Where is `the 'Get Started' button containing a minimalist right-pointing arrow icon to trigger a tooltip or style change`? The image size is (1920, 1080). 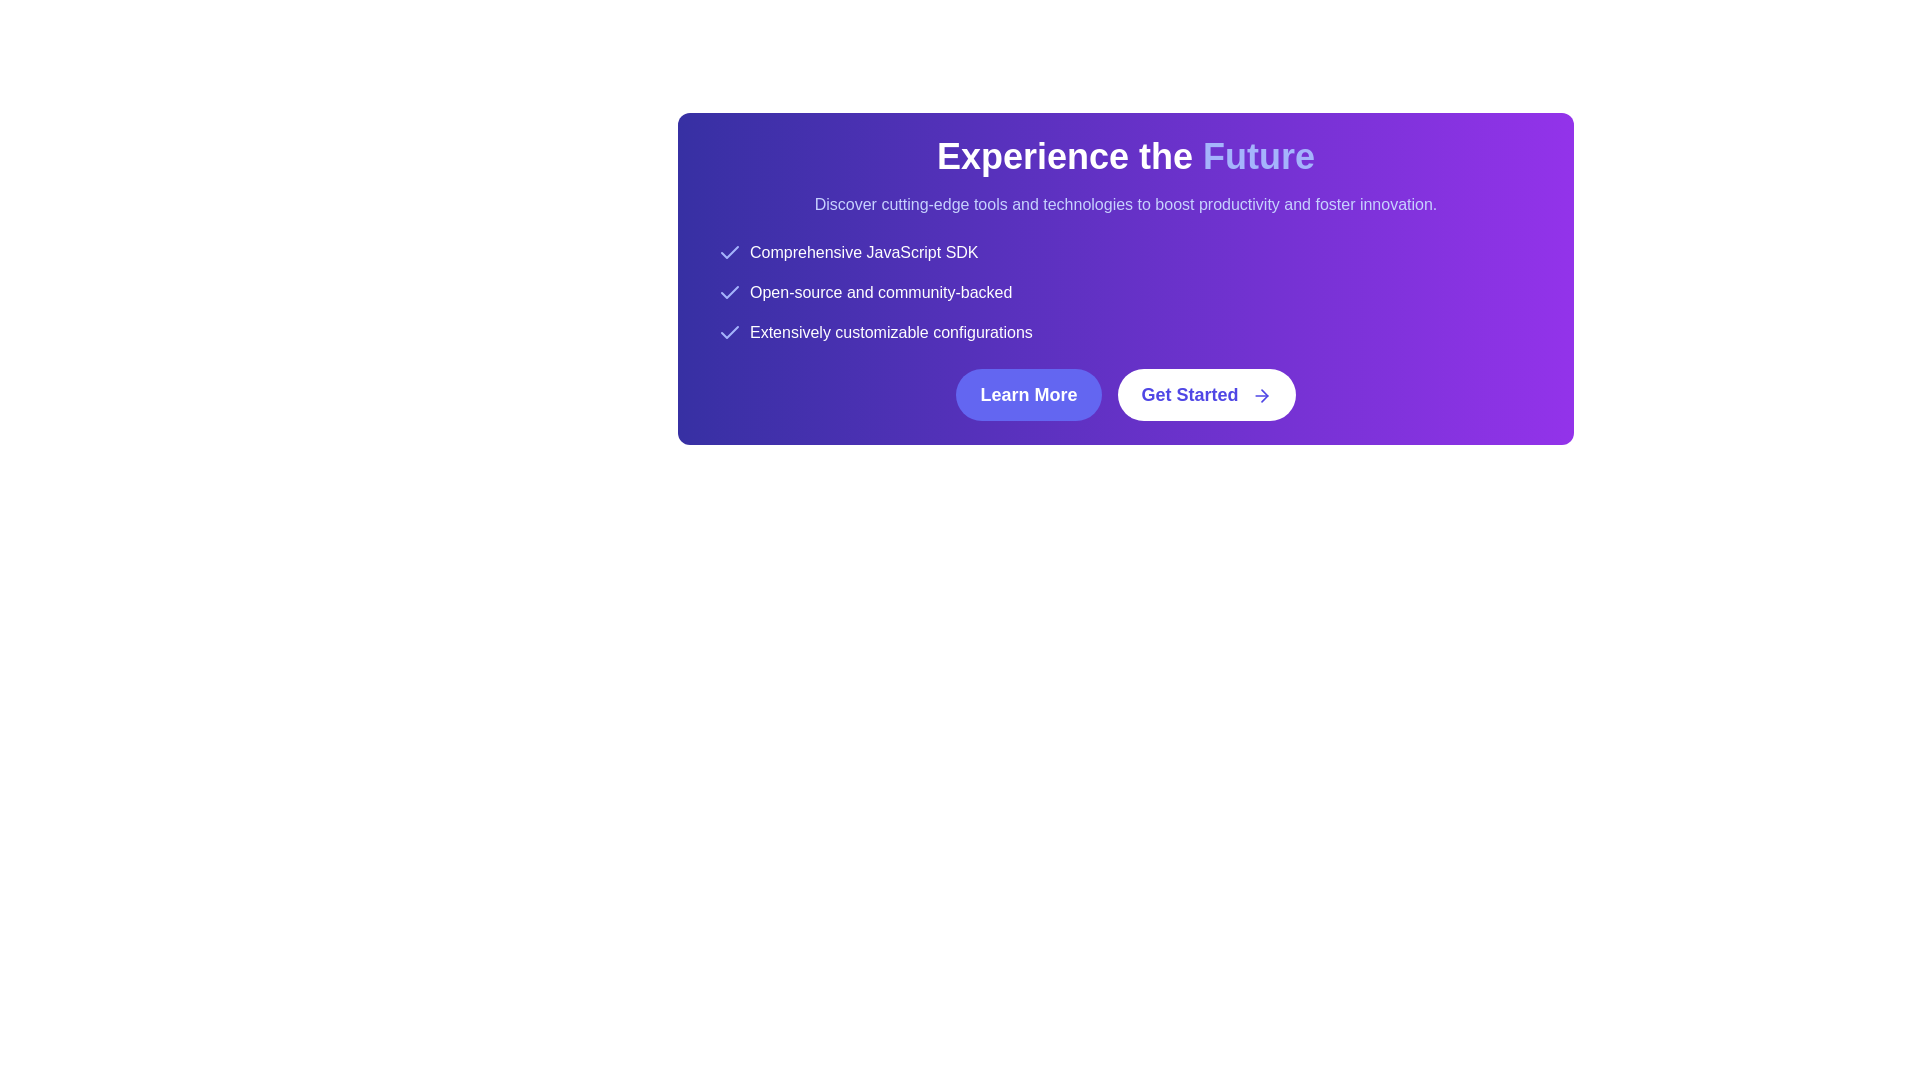
the 'Get Started' button containing a minimalist right-pointing arrow icon to trigger a tooltip or style change is located at coordinates (1263, 396).